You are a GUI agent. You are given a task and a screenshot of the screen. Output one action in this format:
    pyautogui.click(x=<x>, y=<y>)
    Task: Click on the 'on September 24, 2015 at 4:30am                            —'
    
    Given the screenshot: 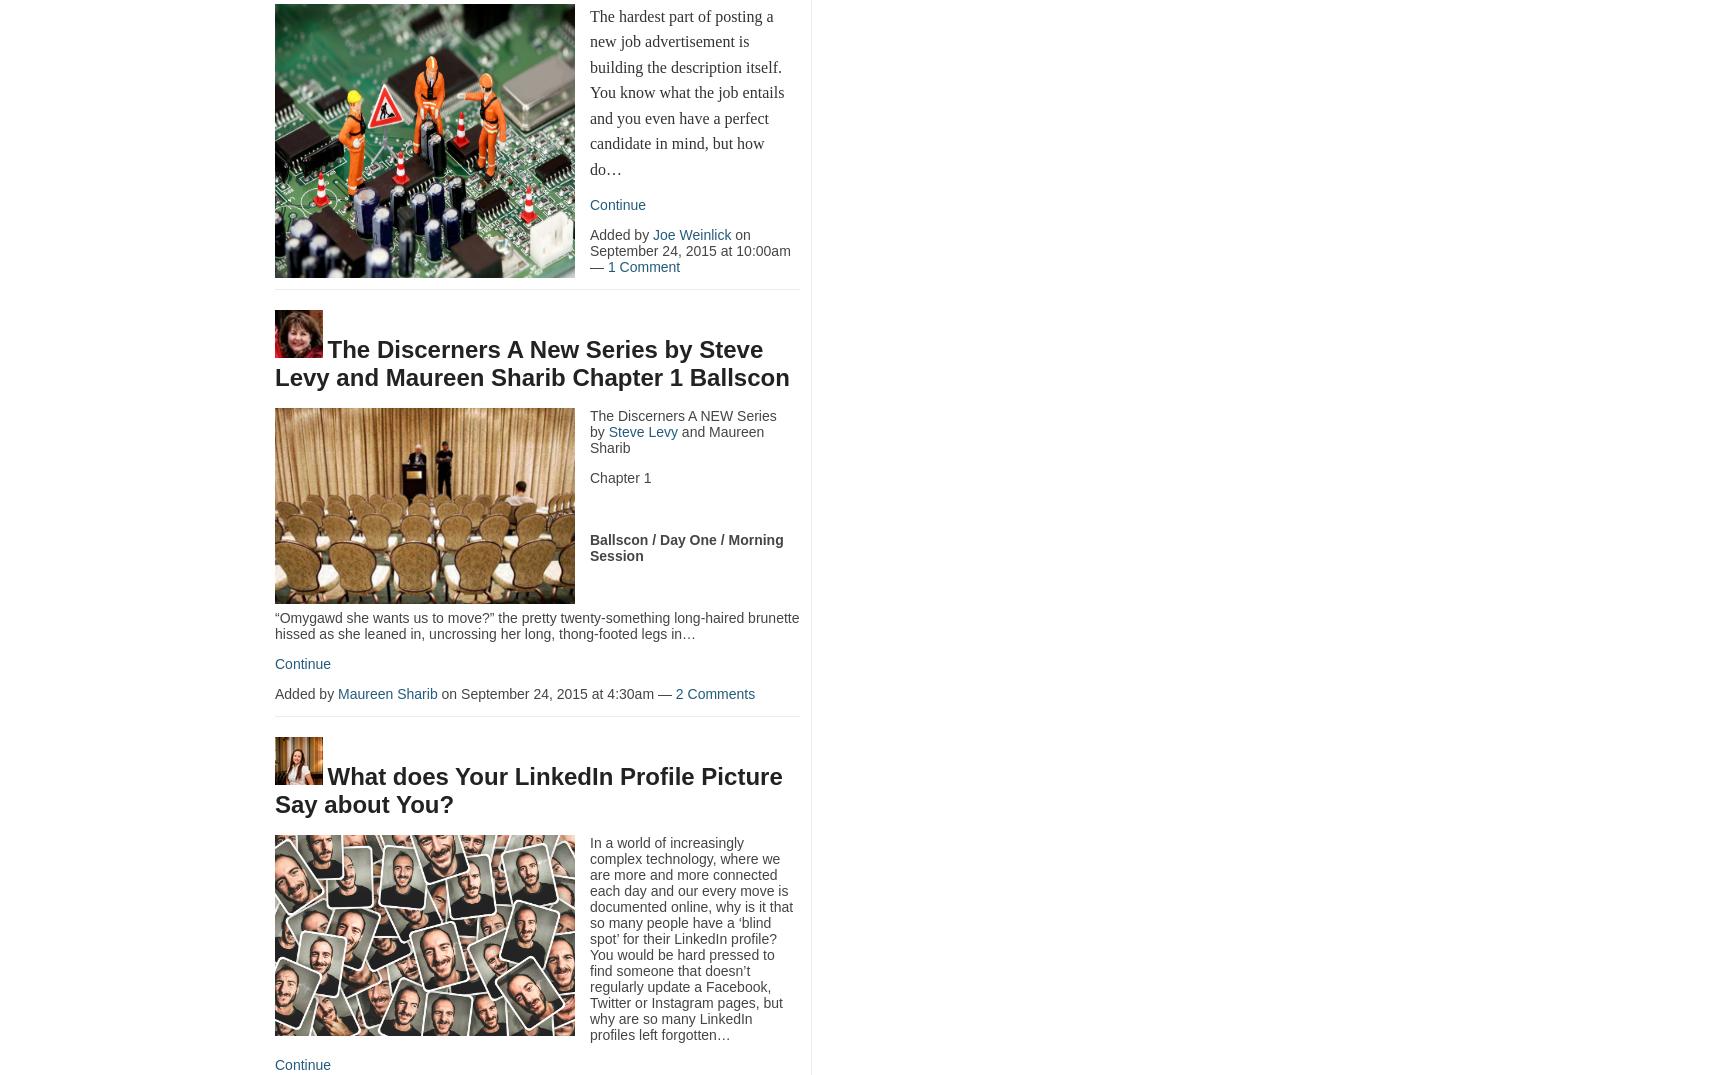 What is the action you would take?
    pyautogui.click(x=555, y=693)
    